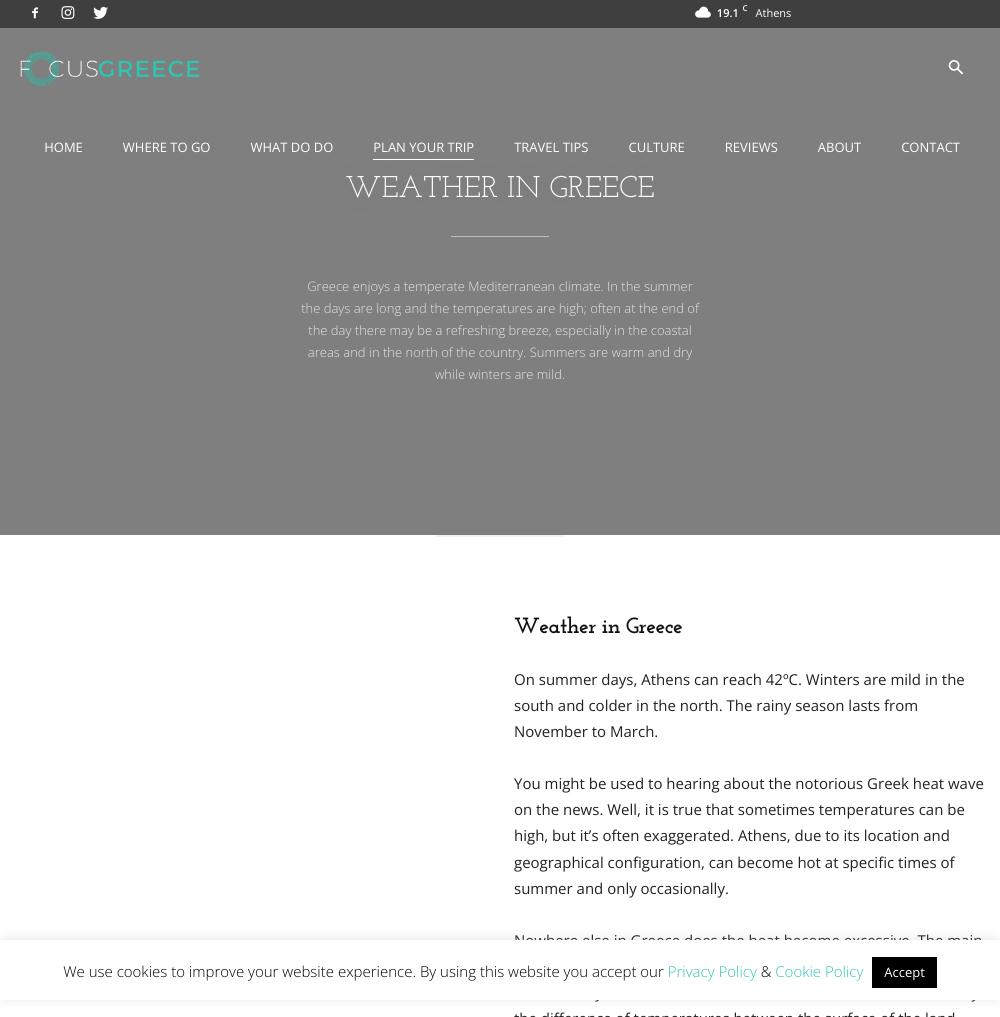 This screenshot has height=1017, width=1000. Describe the element at coordinates (514, 834) in the screenshot. I see `'You might be used to hearing about the notorious Greek heat wave on the news. Well, it is true that sometimes temperatures can be high, but it’s often exaggerated. Athens, due to its location and geographical configuration, can become hot at specific times of summer and only occasionally.'` at that location.